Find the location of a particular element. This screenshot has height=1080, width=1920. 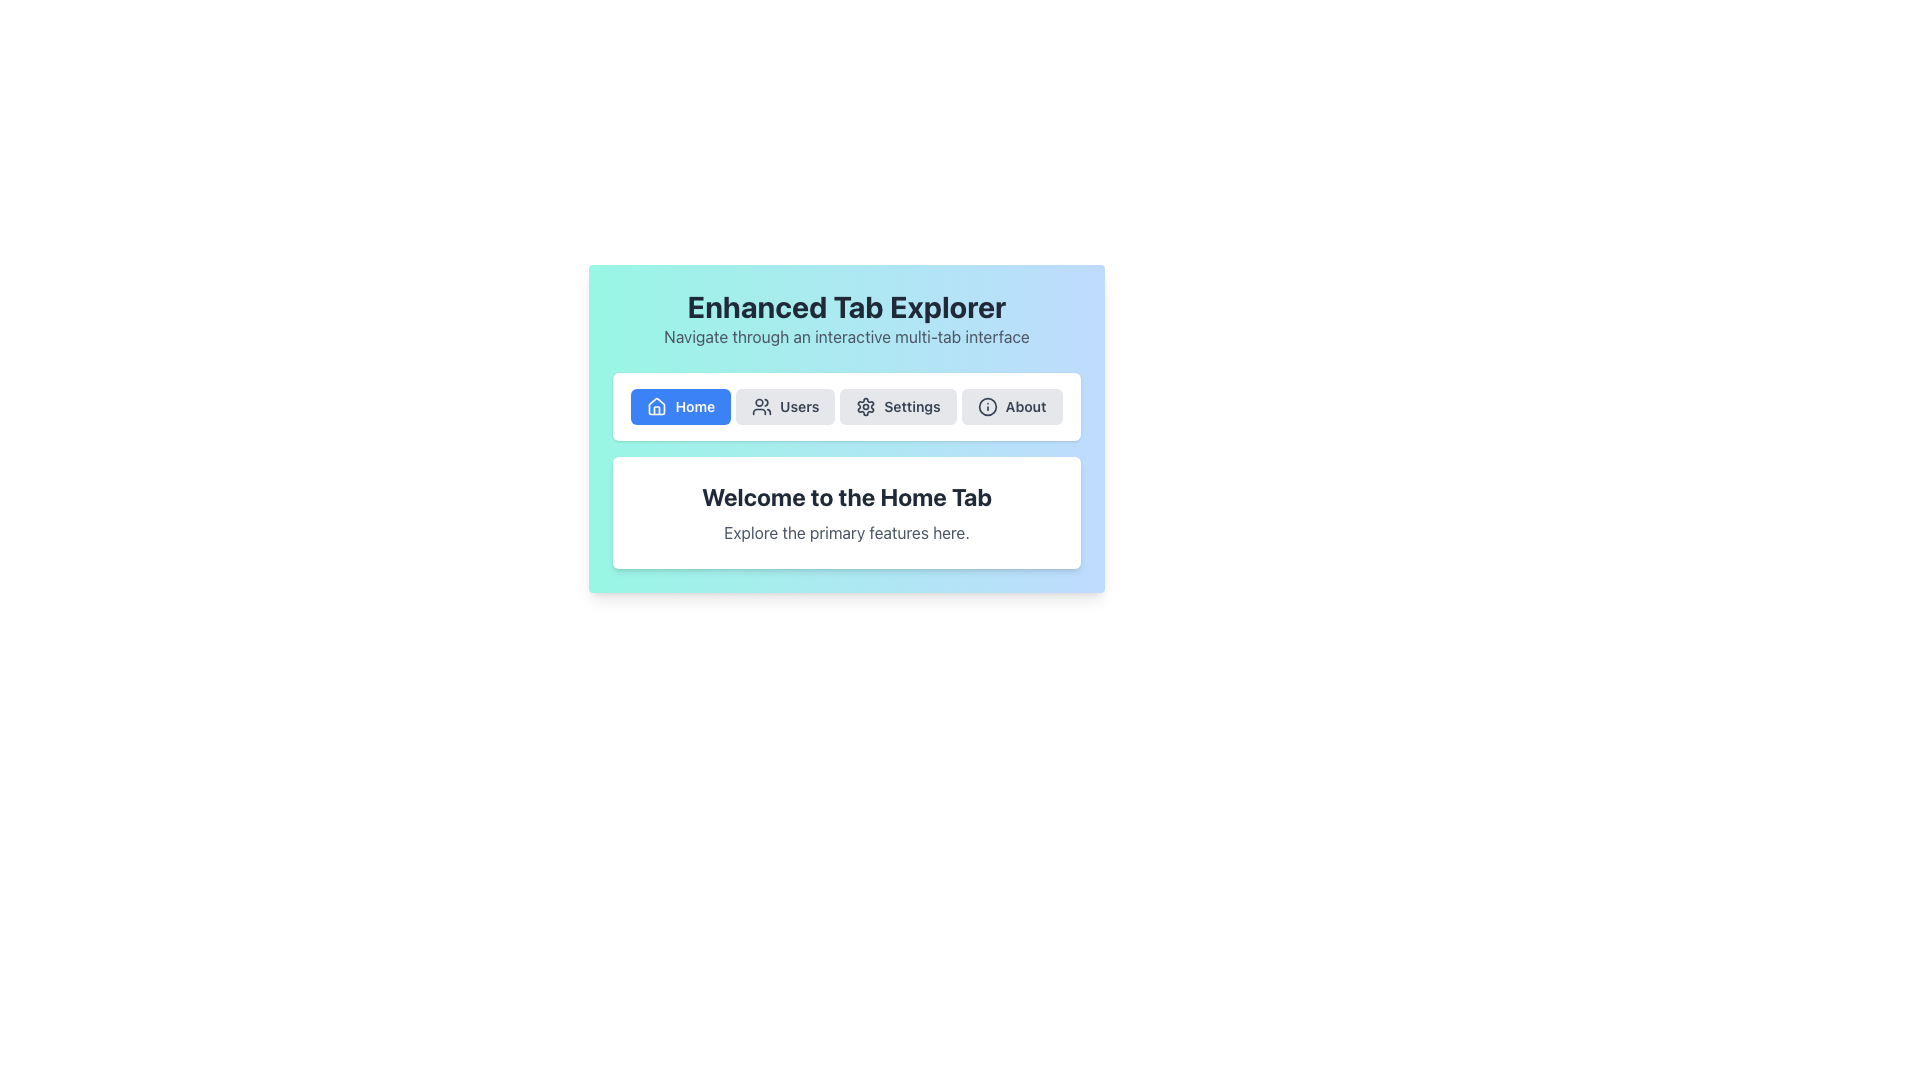

the Settings navigation button, which is the third button in a row of four buttons, located between the Users button and the About button is located at coordinates (897, 406).